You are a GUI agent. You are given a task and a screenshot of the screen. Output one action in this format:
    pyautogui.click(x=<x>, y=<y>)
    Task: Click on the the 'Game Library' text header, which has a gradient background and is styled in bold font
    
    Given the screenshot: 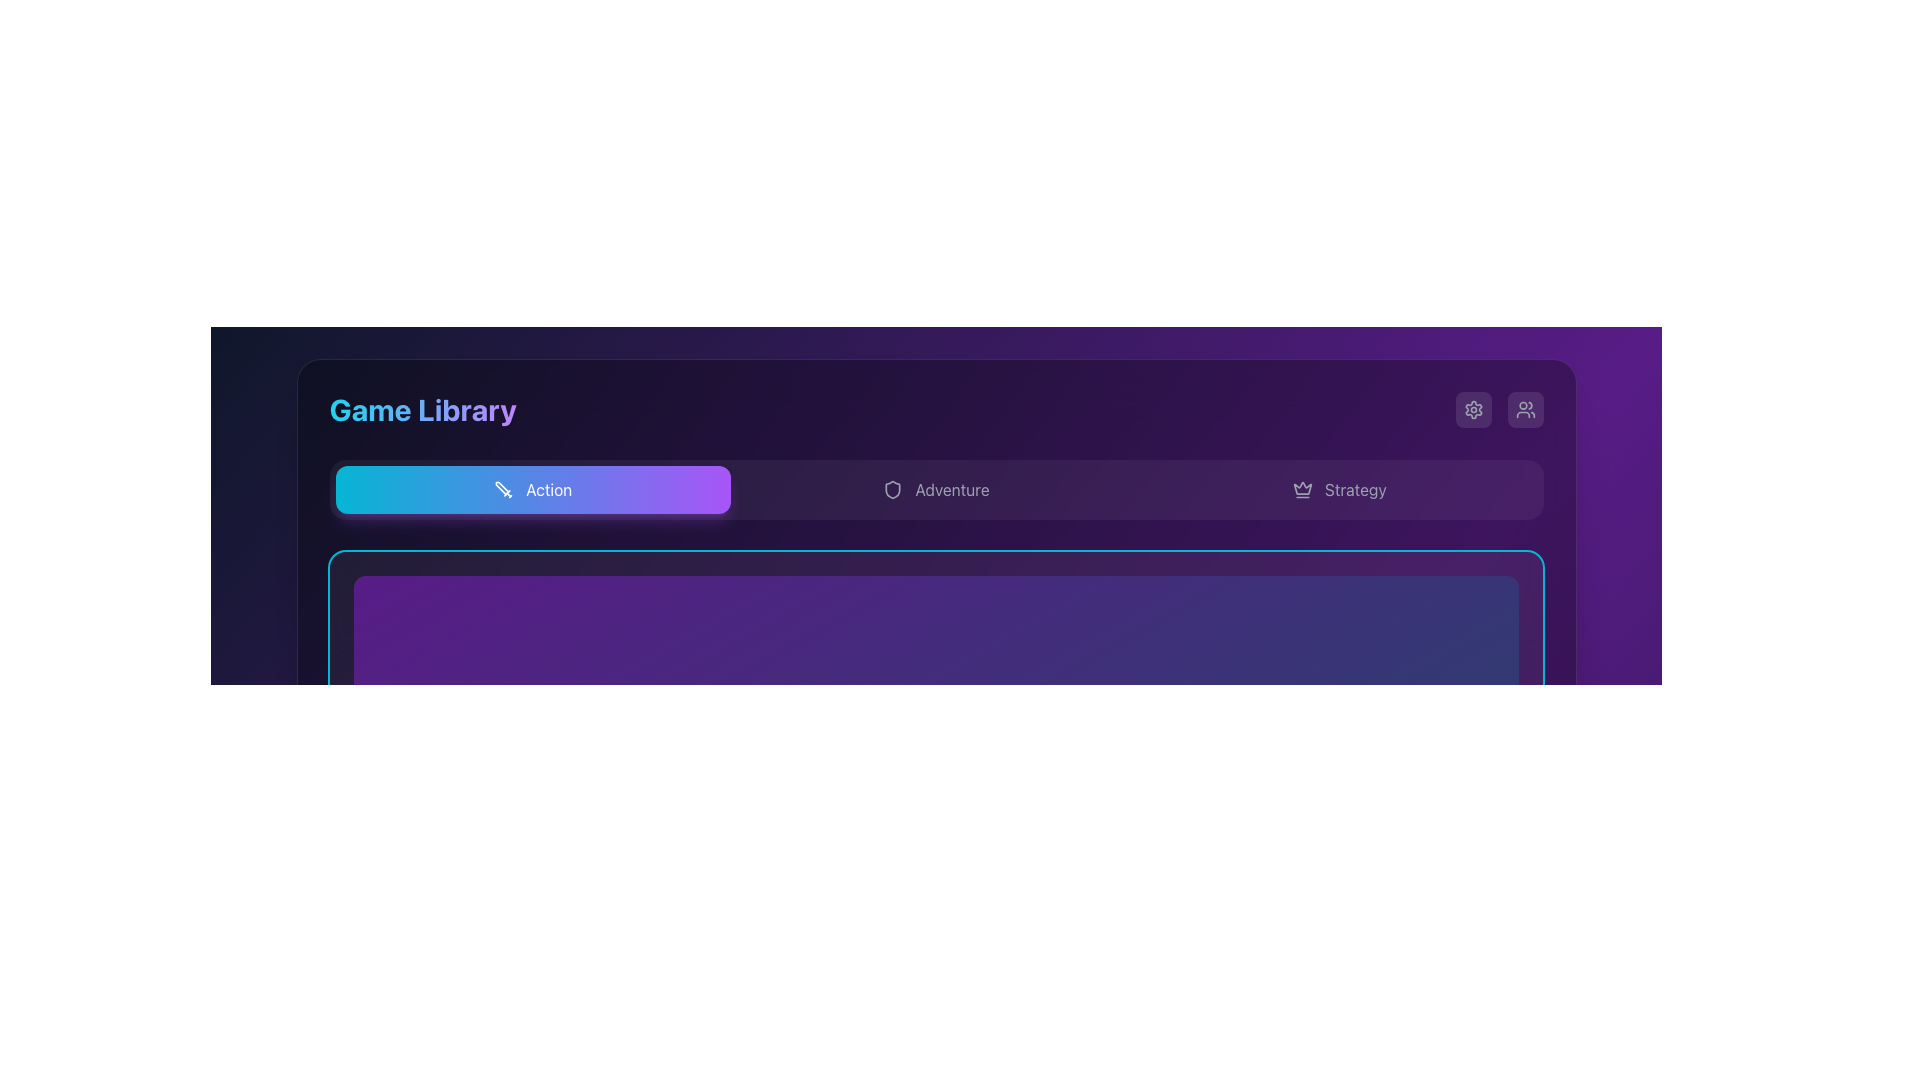 What is the action you would take?
    pyautogui.click(x=421, y=408)
    